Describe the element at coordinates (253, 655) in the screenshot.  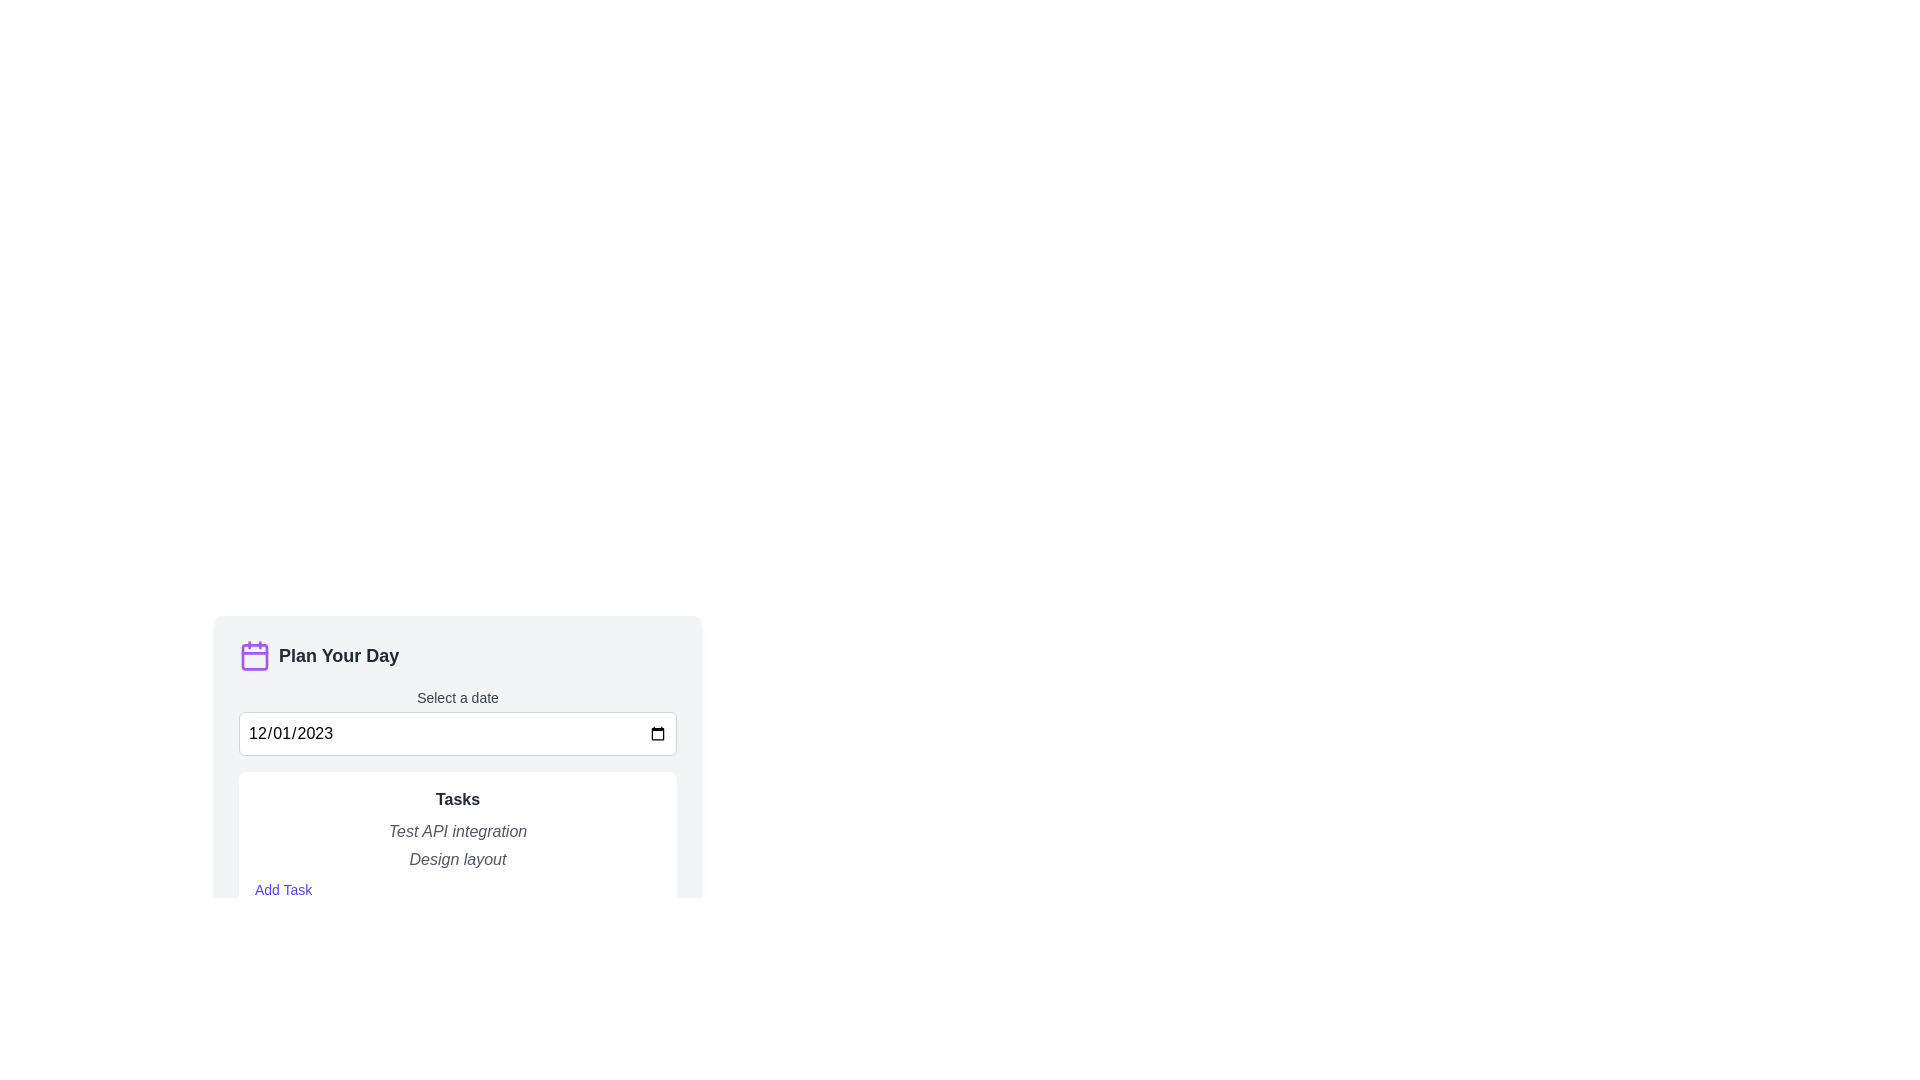
I see `the calendar icon located at the top-left corner of the 'Plan Your Day' section, which visually indicates the nature of the section it belongs to` at that location.